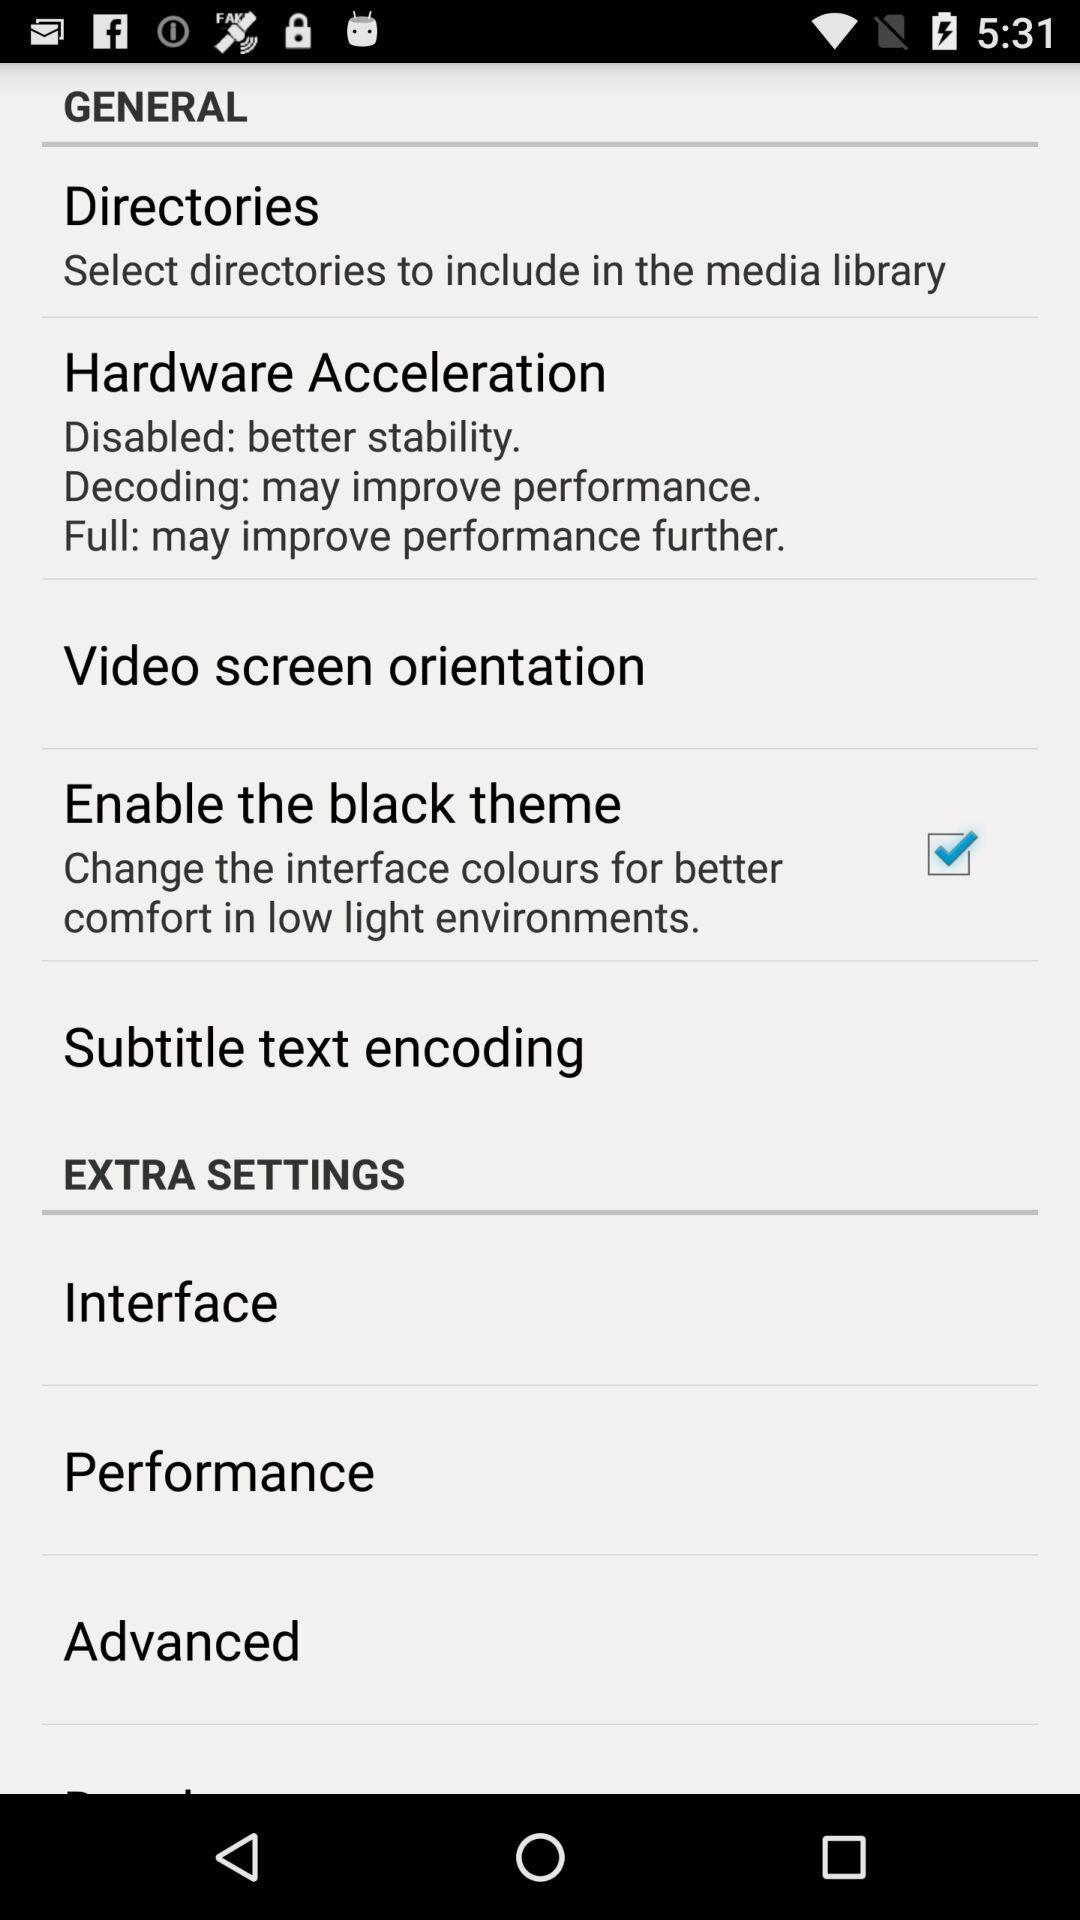  What do you see at coordinates (423, 484) in the screenshot?
I see `disabled better stability item` at bounding box center [423, 484].